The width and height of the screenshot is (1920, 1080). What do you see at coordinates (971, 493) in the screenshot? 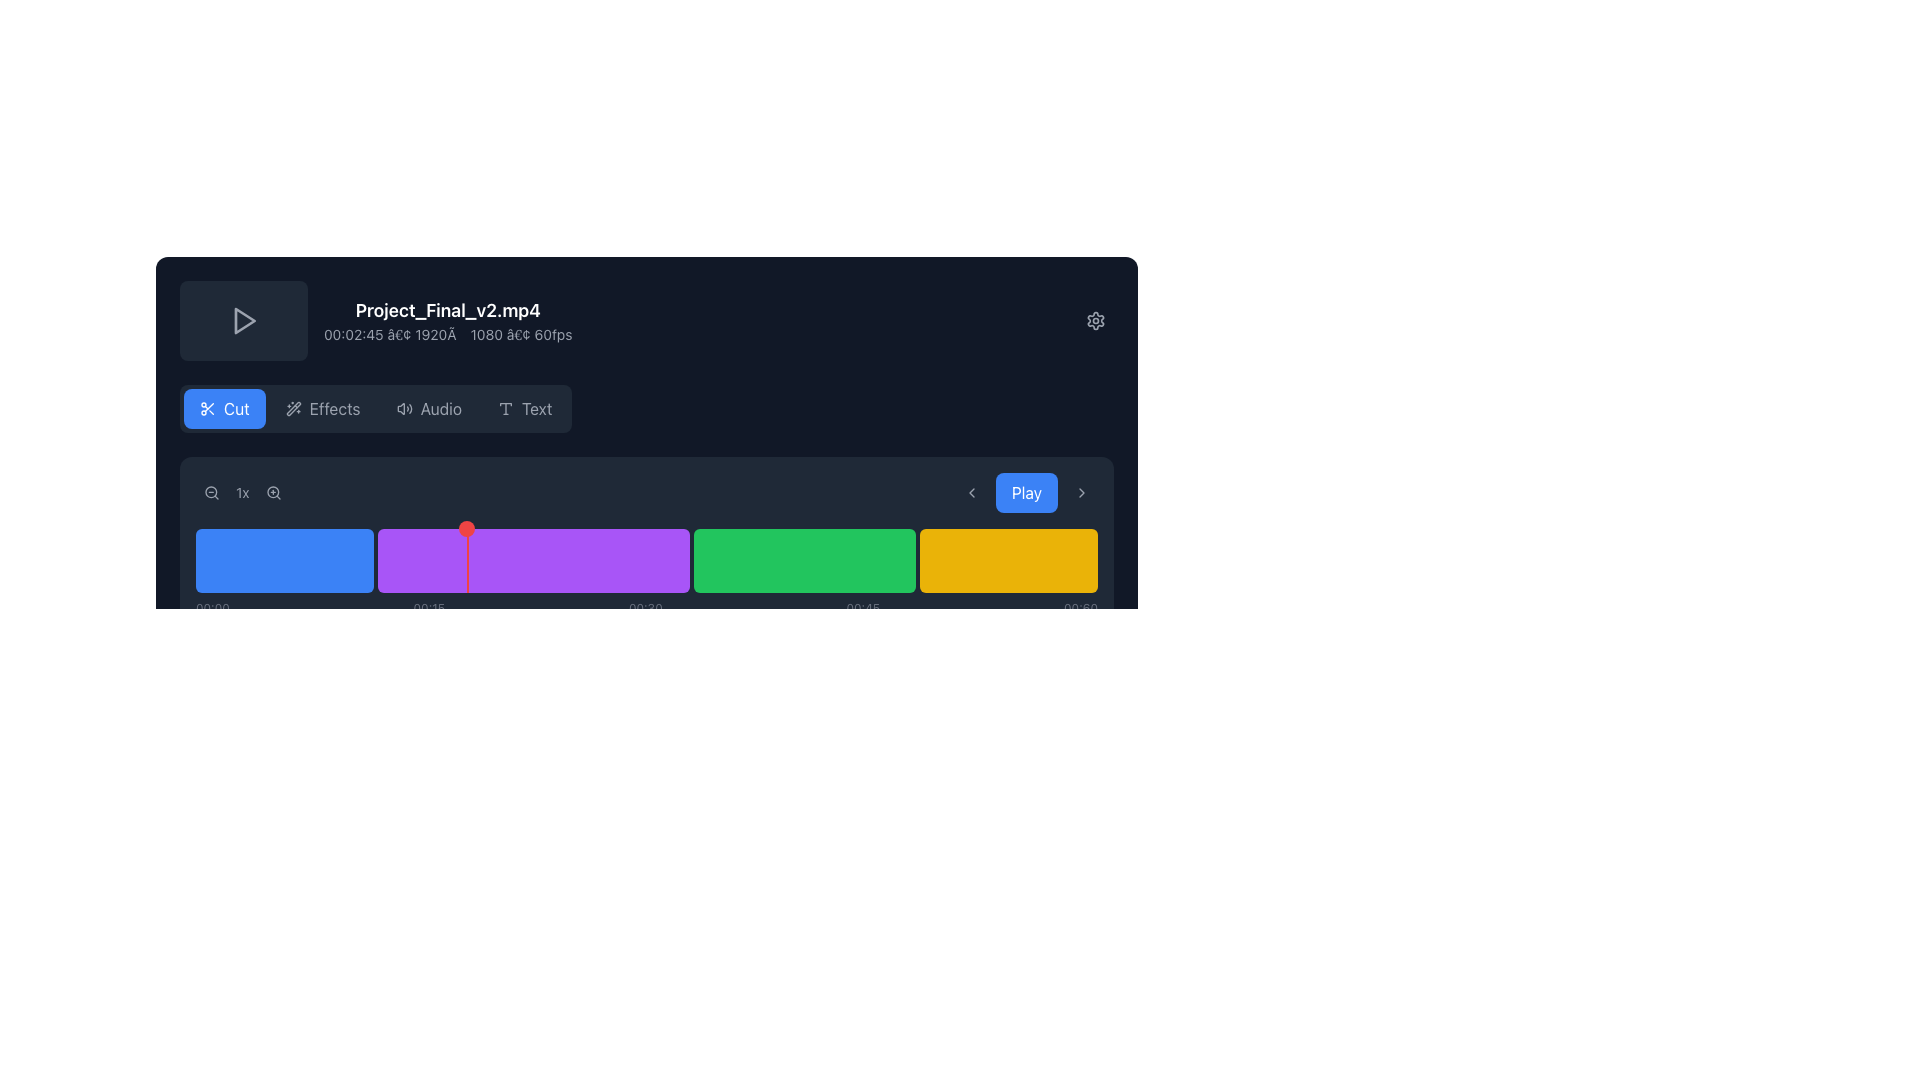
I see `the left-pointing chevron button located to the left of the 'Play' button` at bounding box center [971, 493].